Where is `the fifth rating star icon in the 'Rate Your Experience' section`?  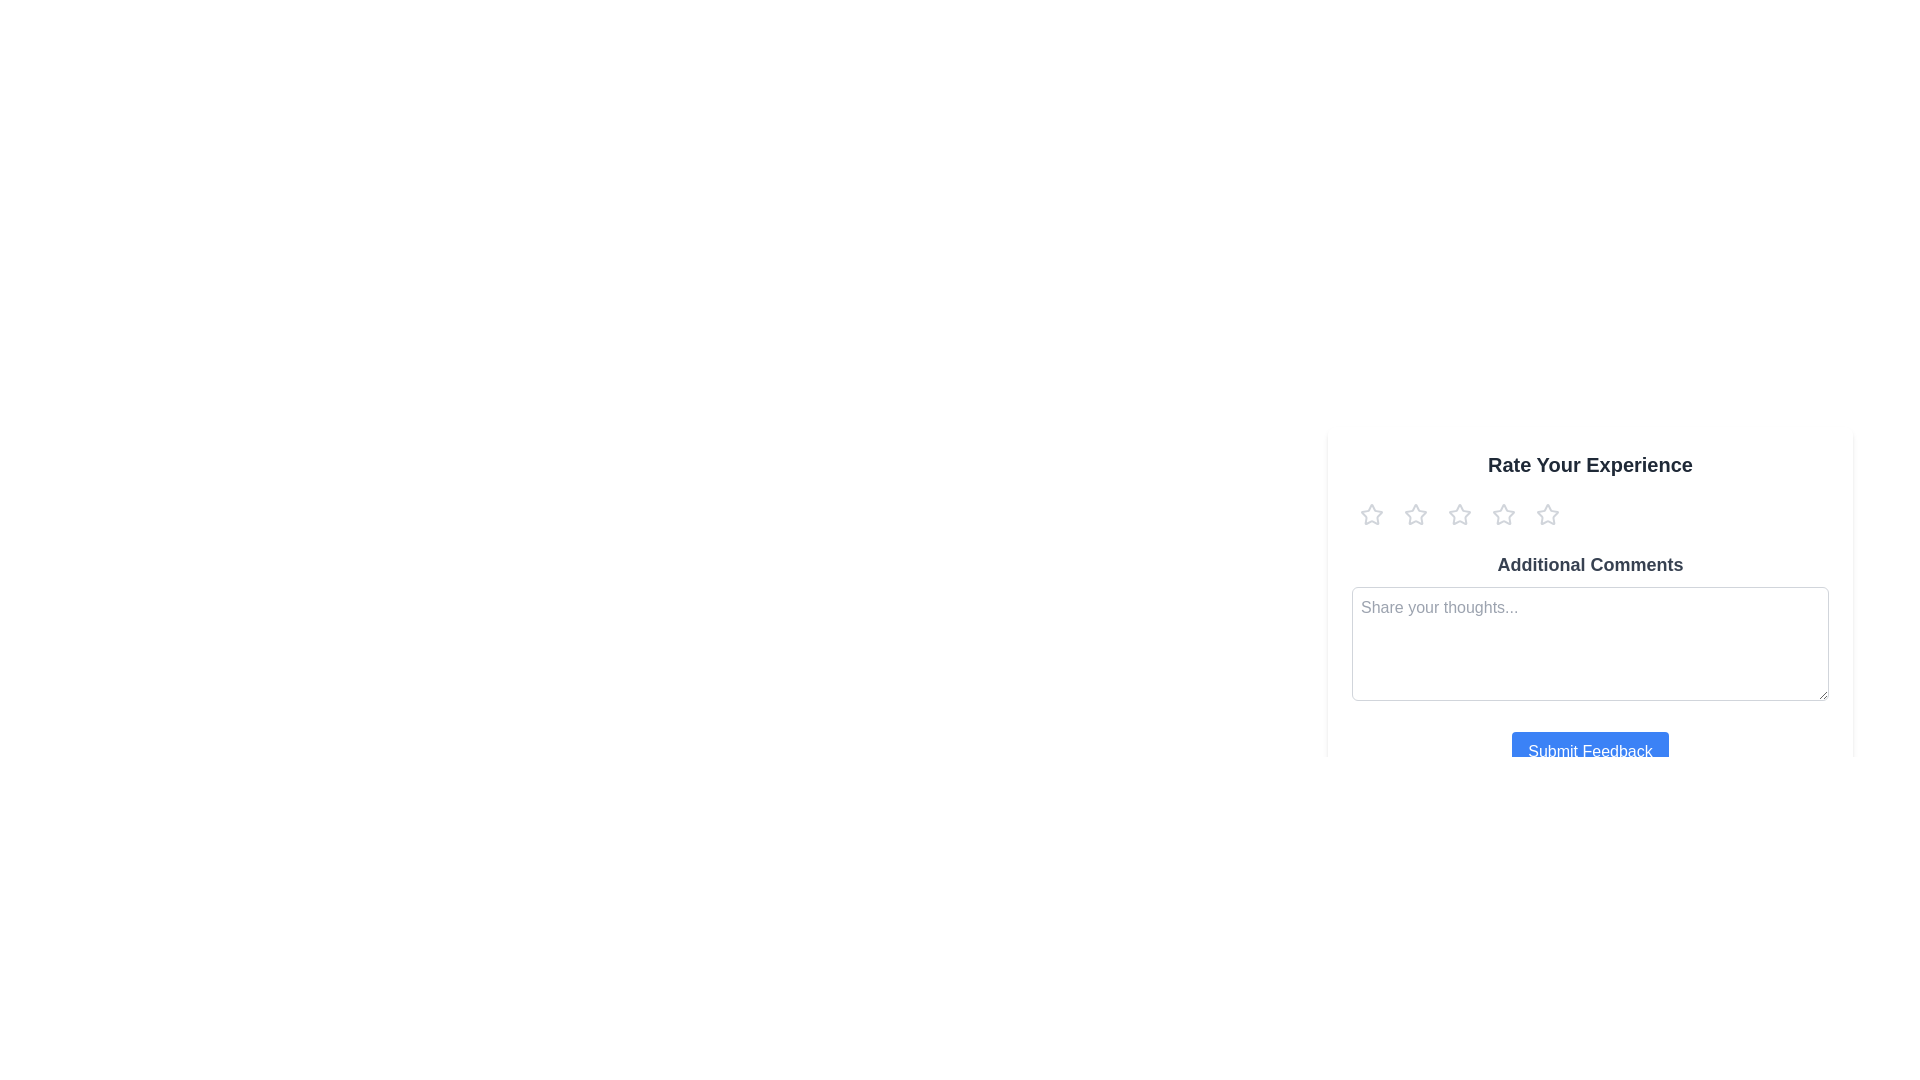
the fifth rating star icon in the 'Rate Your Experience' section is located at coordinates (1547, 514).